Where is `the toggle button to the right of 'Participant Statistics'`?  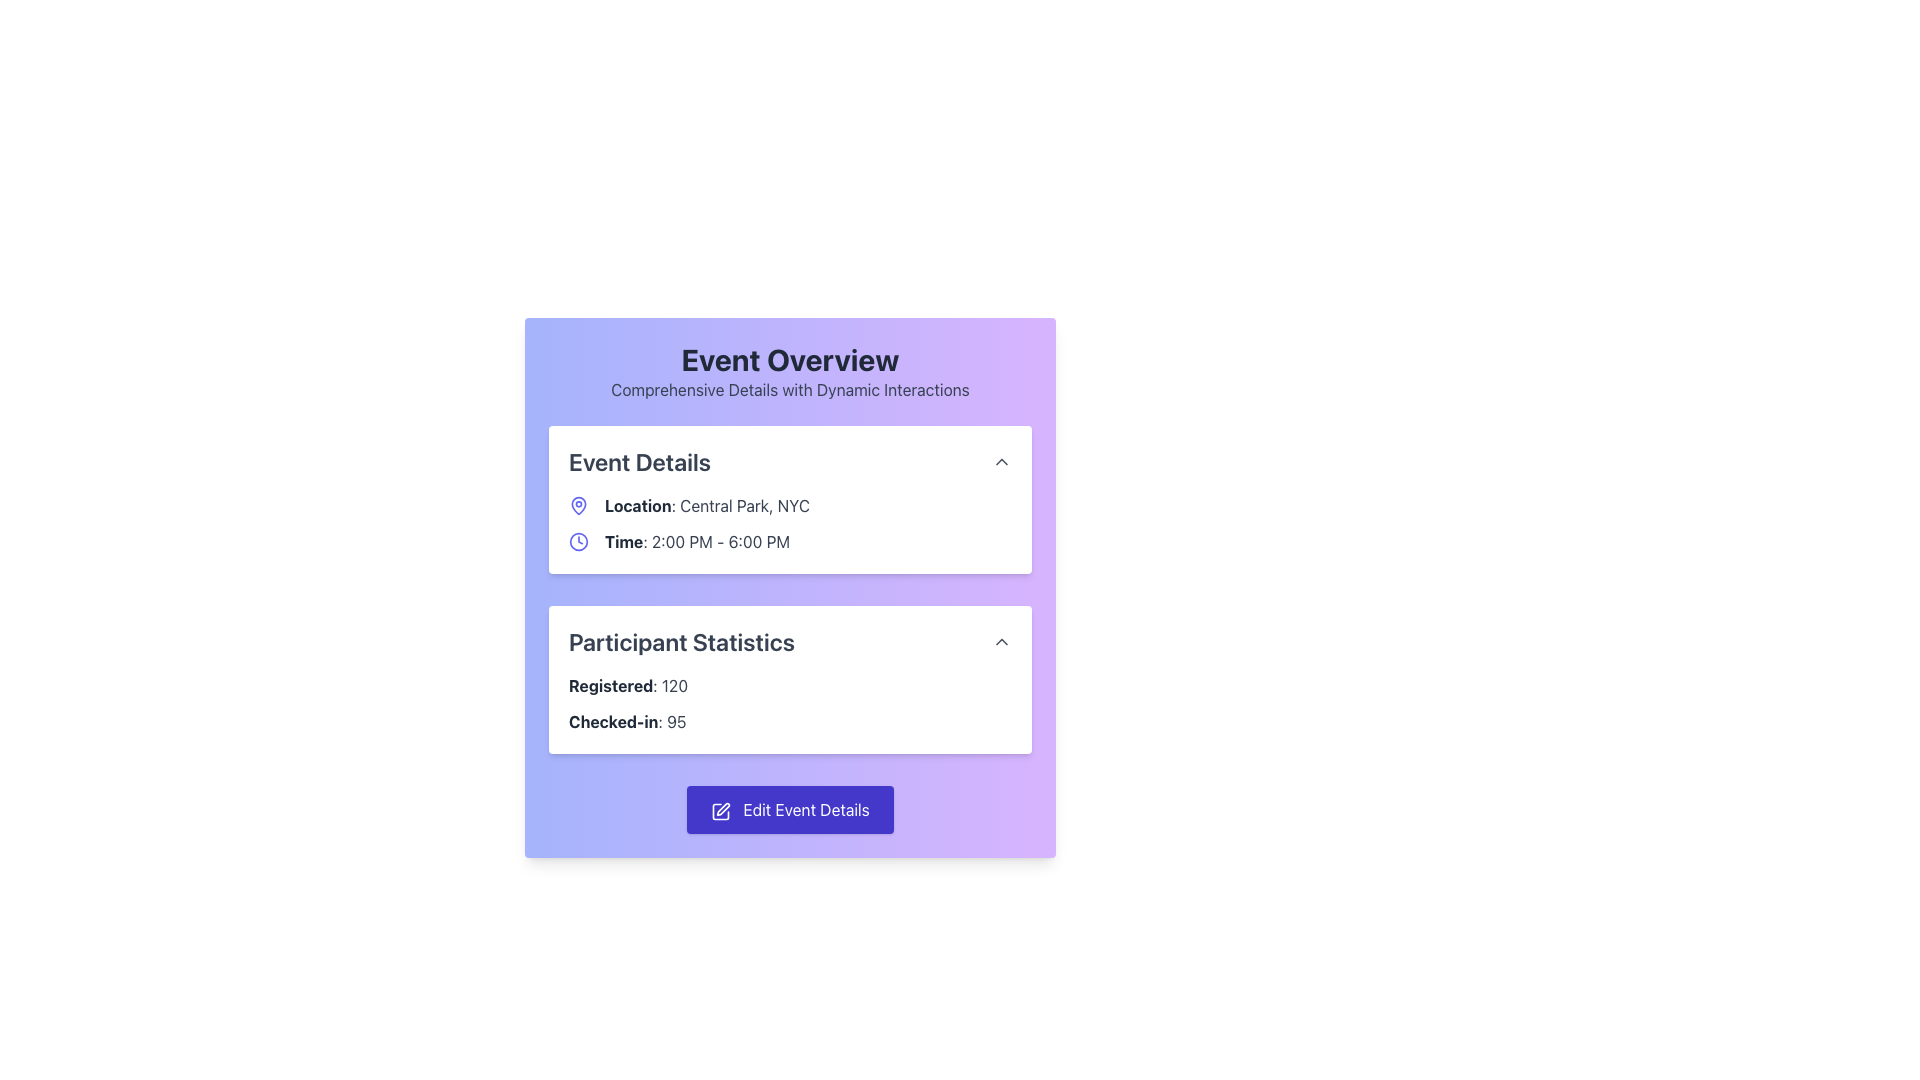
the toggle button to the right of 'Participant Statistics' is located at coordinates (1002, 641).